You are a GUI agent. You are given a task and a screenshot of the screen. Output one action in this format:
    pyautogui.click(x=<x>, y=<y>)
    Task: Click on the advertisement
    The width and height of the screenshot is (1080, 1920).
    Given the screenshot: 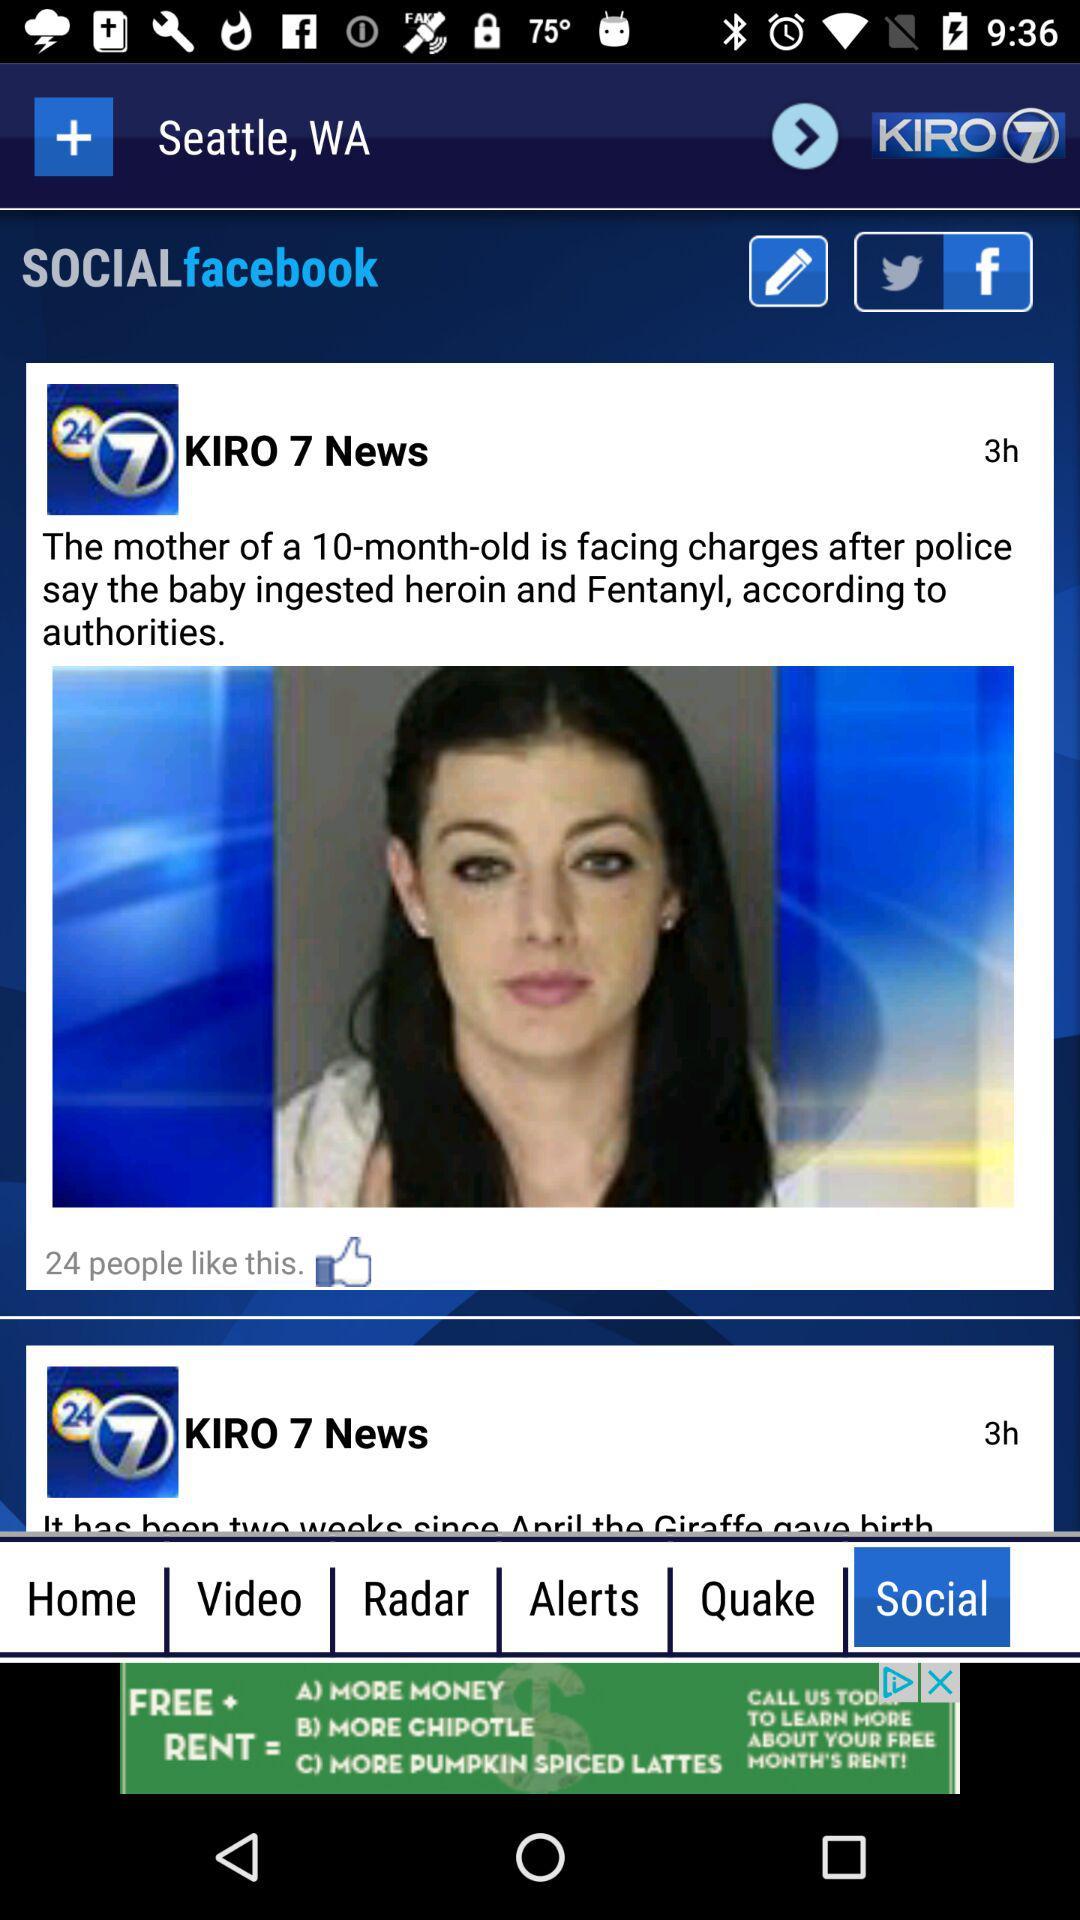 What is the action you would take?
    pyautogui.click(x=540, y=1727)
    